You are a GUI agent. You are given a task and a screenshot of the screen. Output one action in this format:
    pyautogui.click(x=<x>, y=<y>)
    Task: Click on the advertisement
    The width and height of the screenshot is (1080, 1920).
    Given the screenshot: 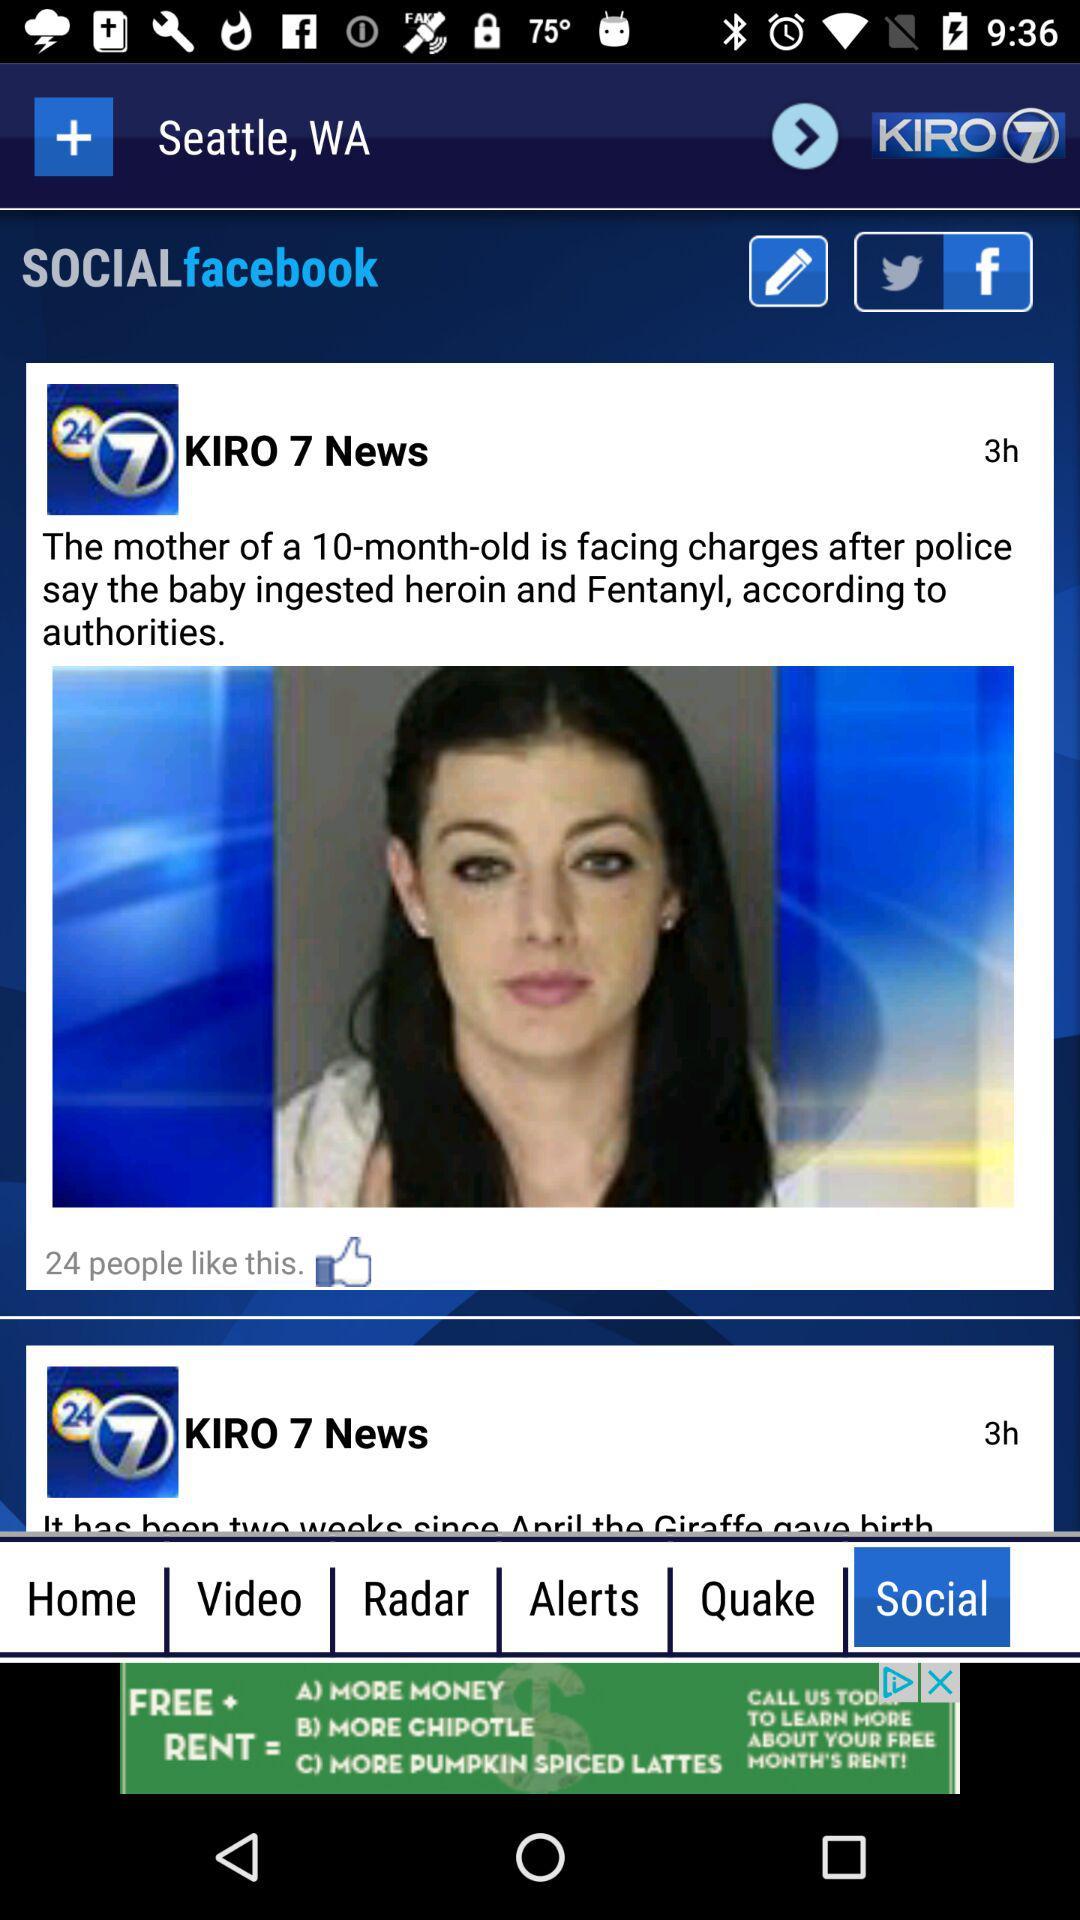 What is the action you would take?
    pyautogui.click(x=540, y=1727)
    